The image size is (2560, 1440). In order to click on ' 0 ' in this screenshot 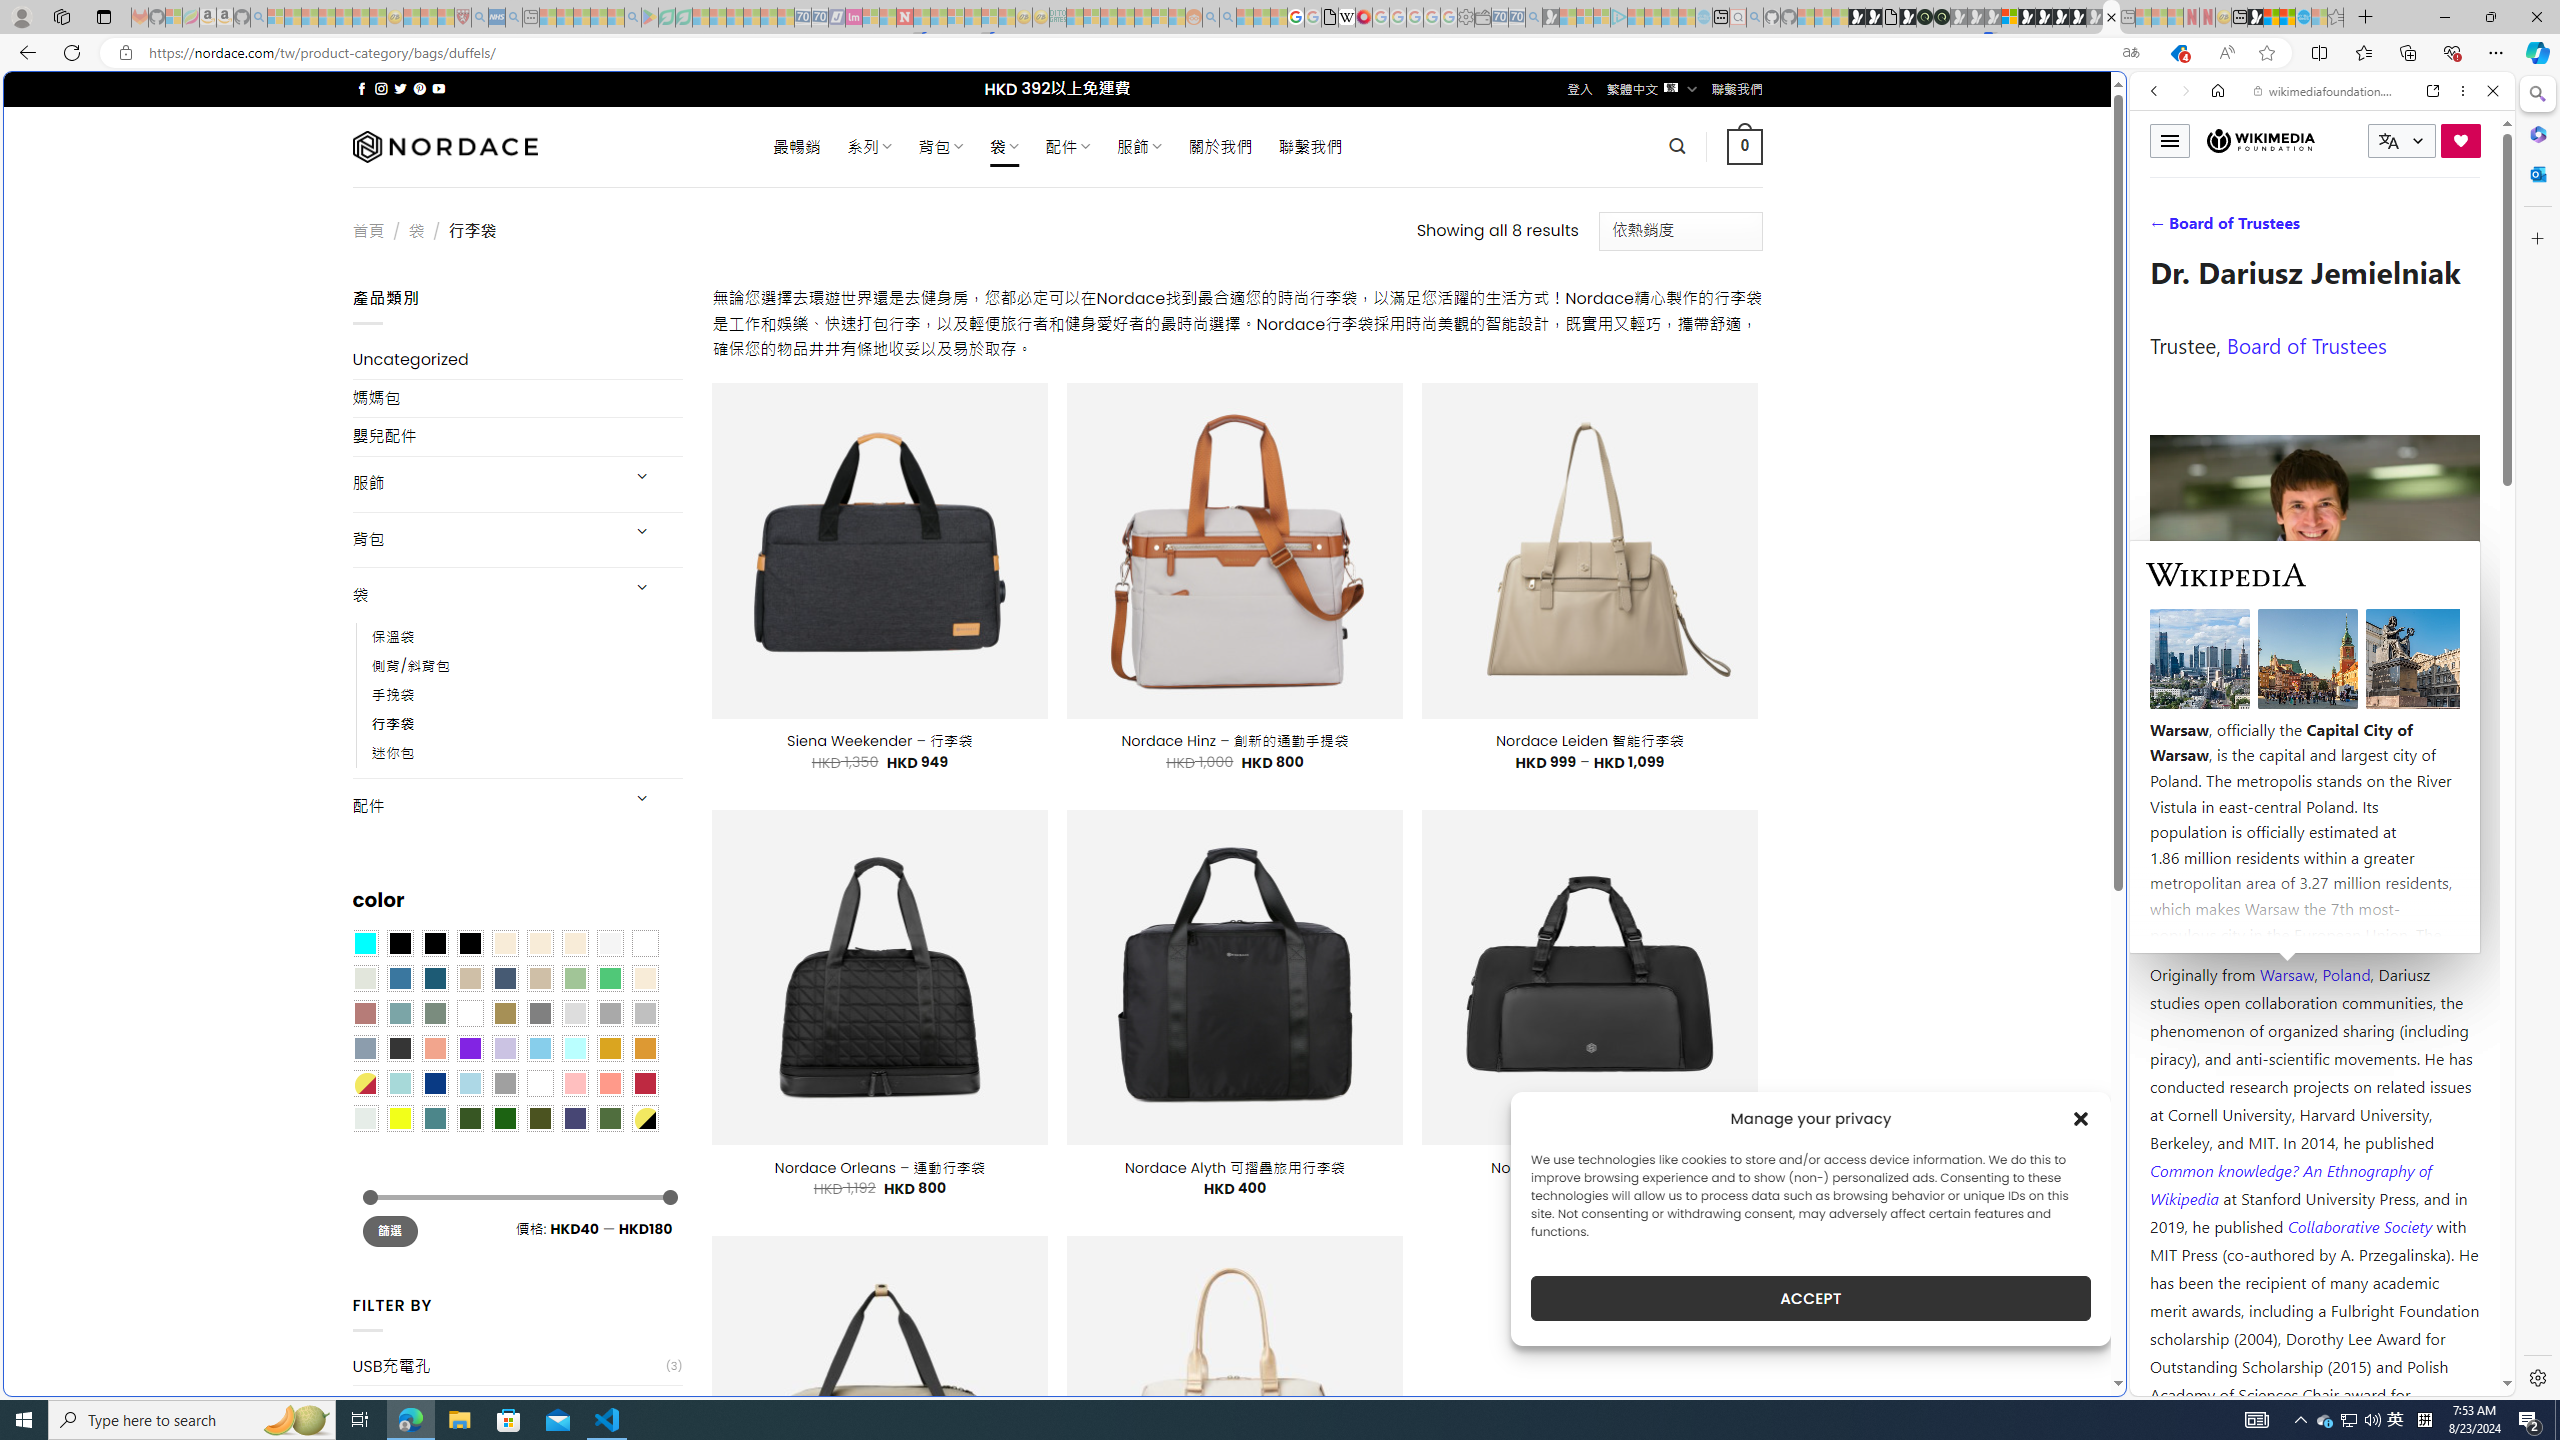, I will do `click(1744, 145)`.